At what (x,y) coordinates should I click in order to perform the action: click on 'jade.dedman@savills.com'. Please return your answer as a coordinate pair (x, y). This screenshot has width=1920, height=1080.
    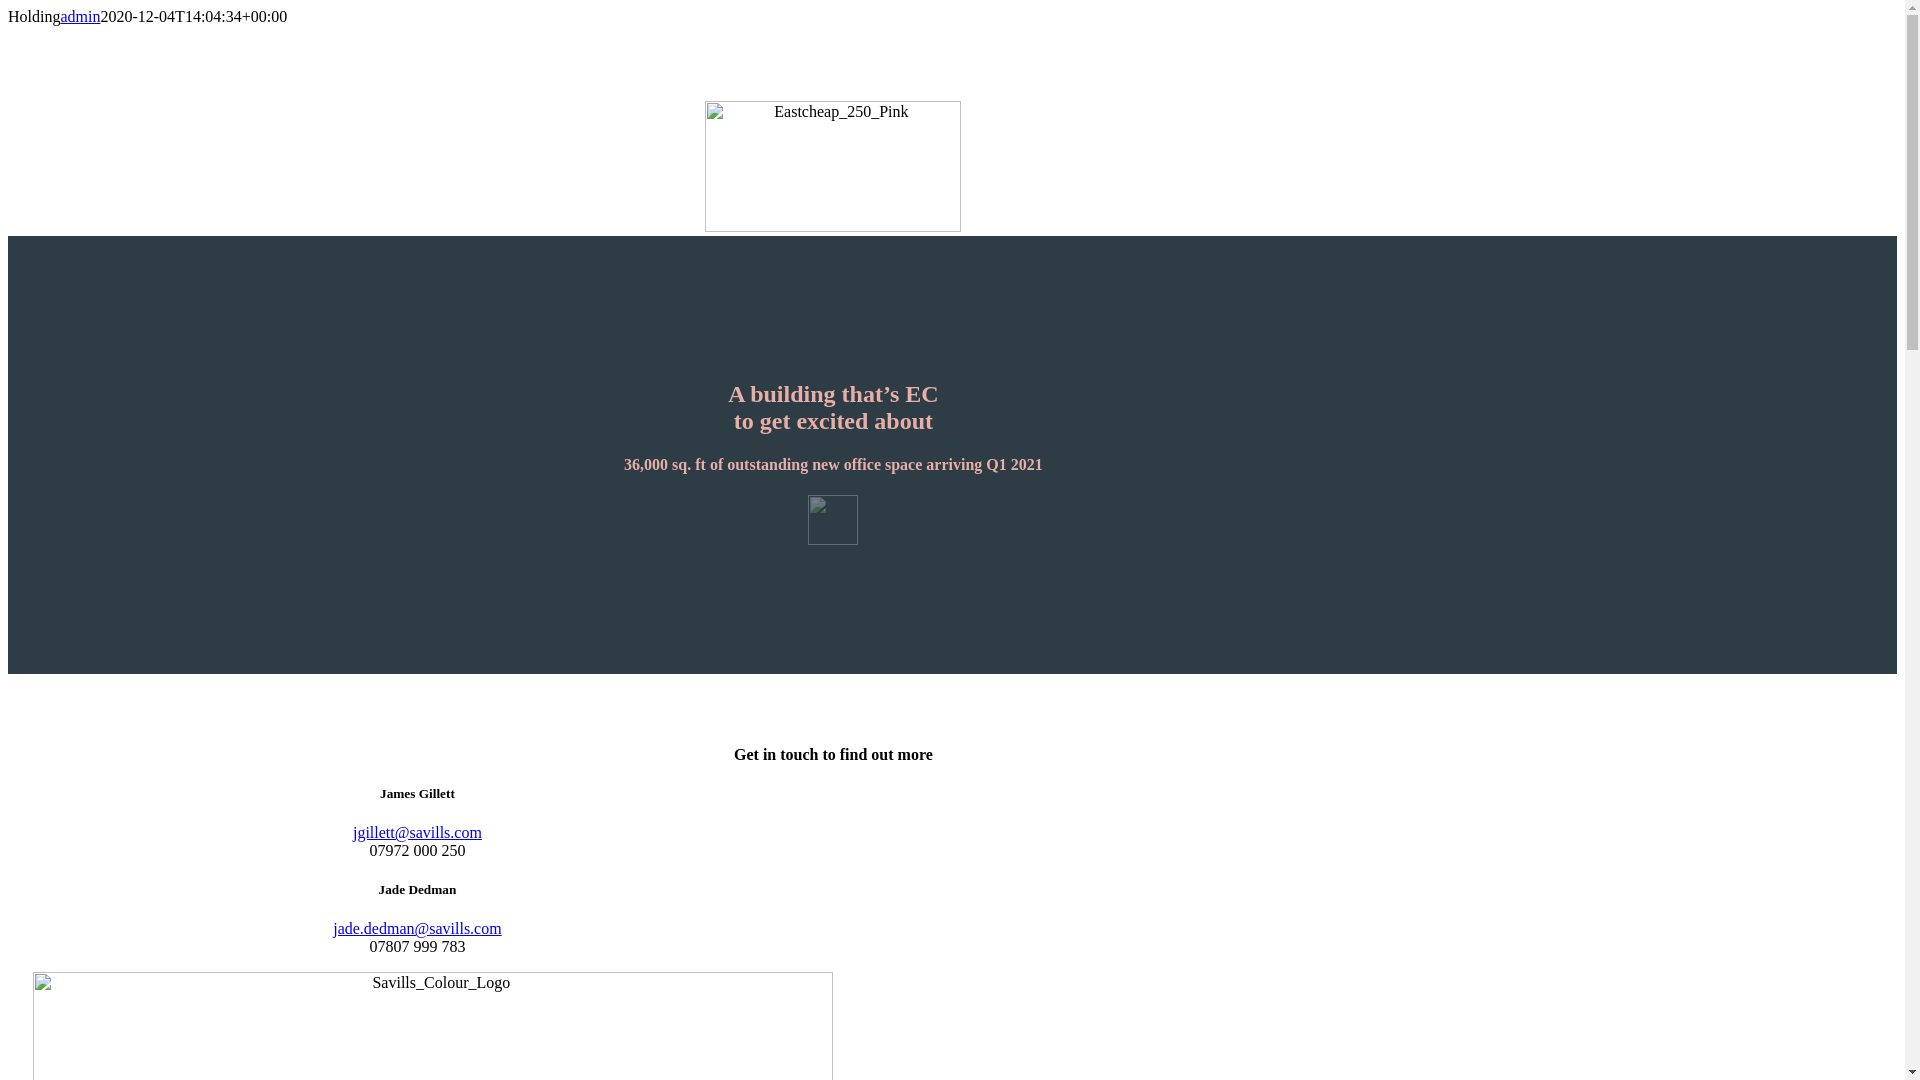
    Looking at the image, I should click on (332, 928).